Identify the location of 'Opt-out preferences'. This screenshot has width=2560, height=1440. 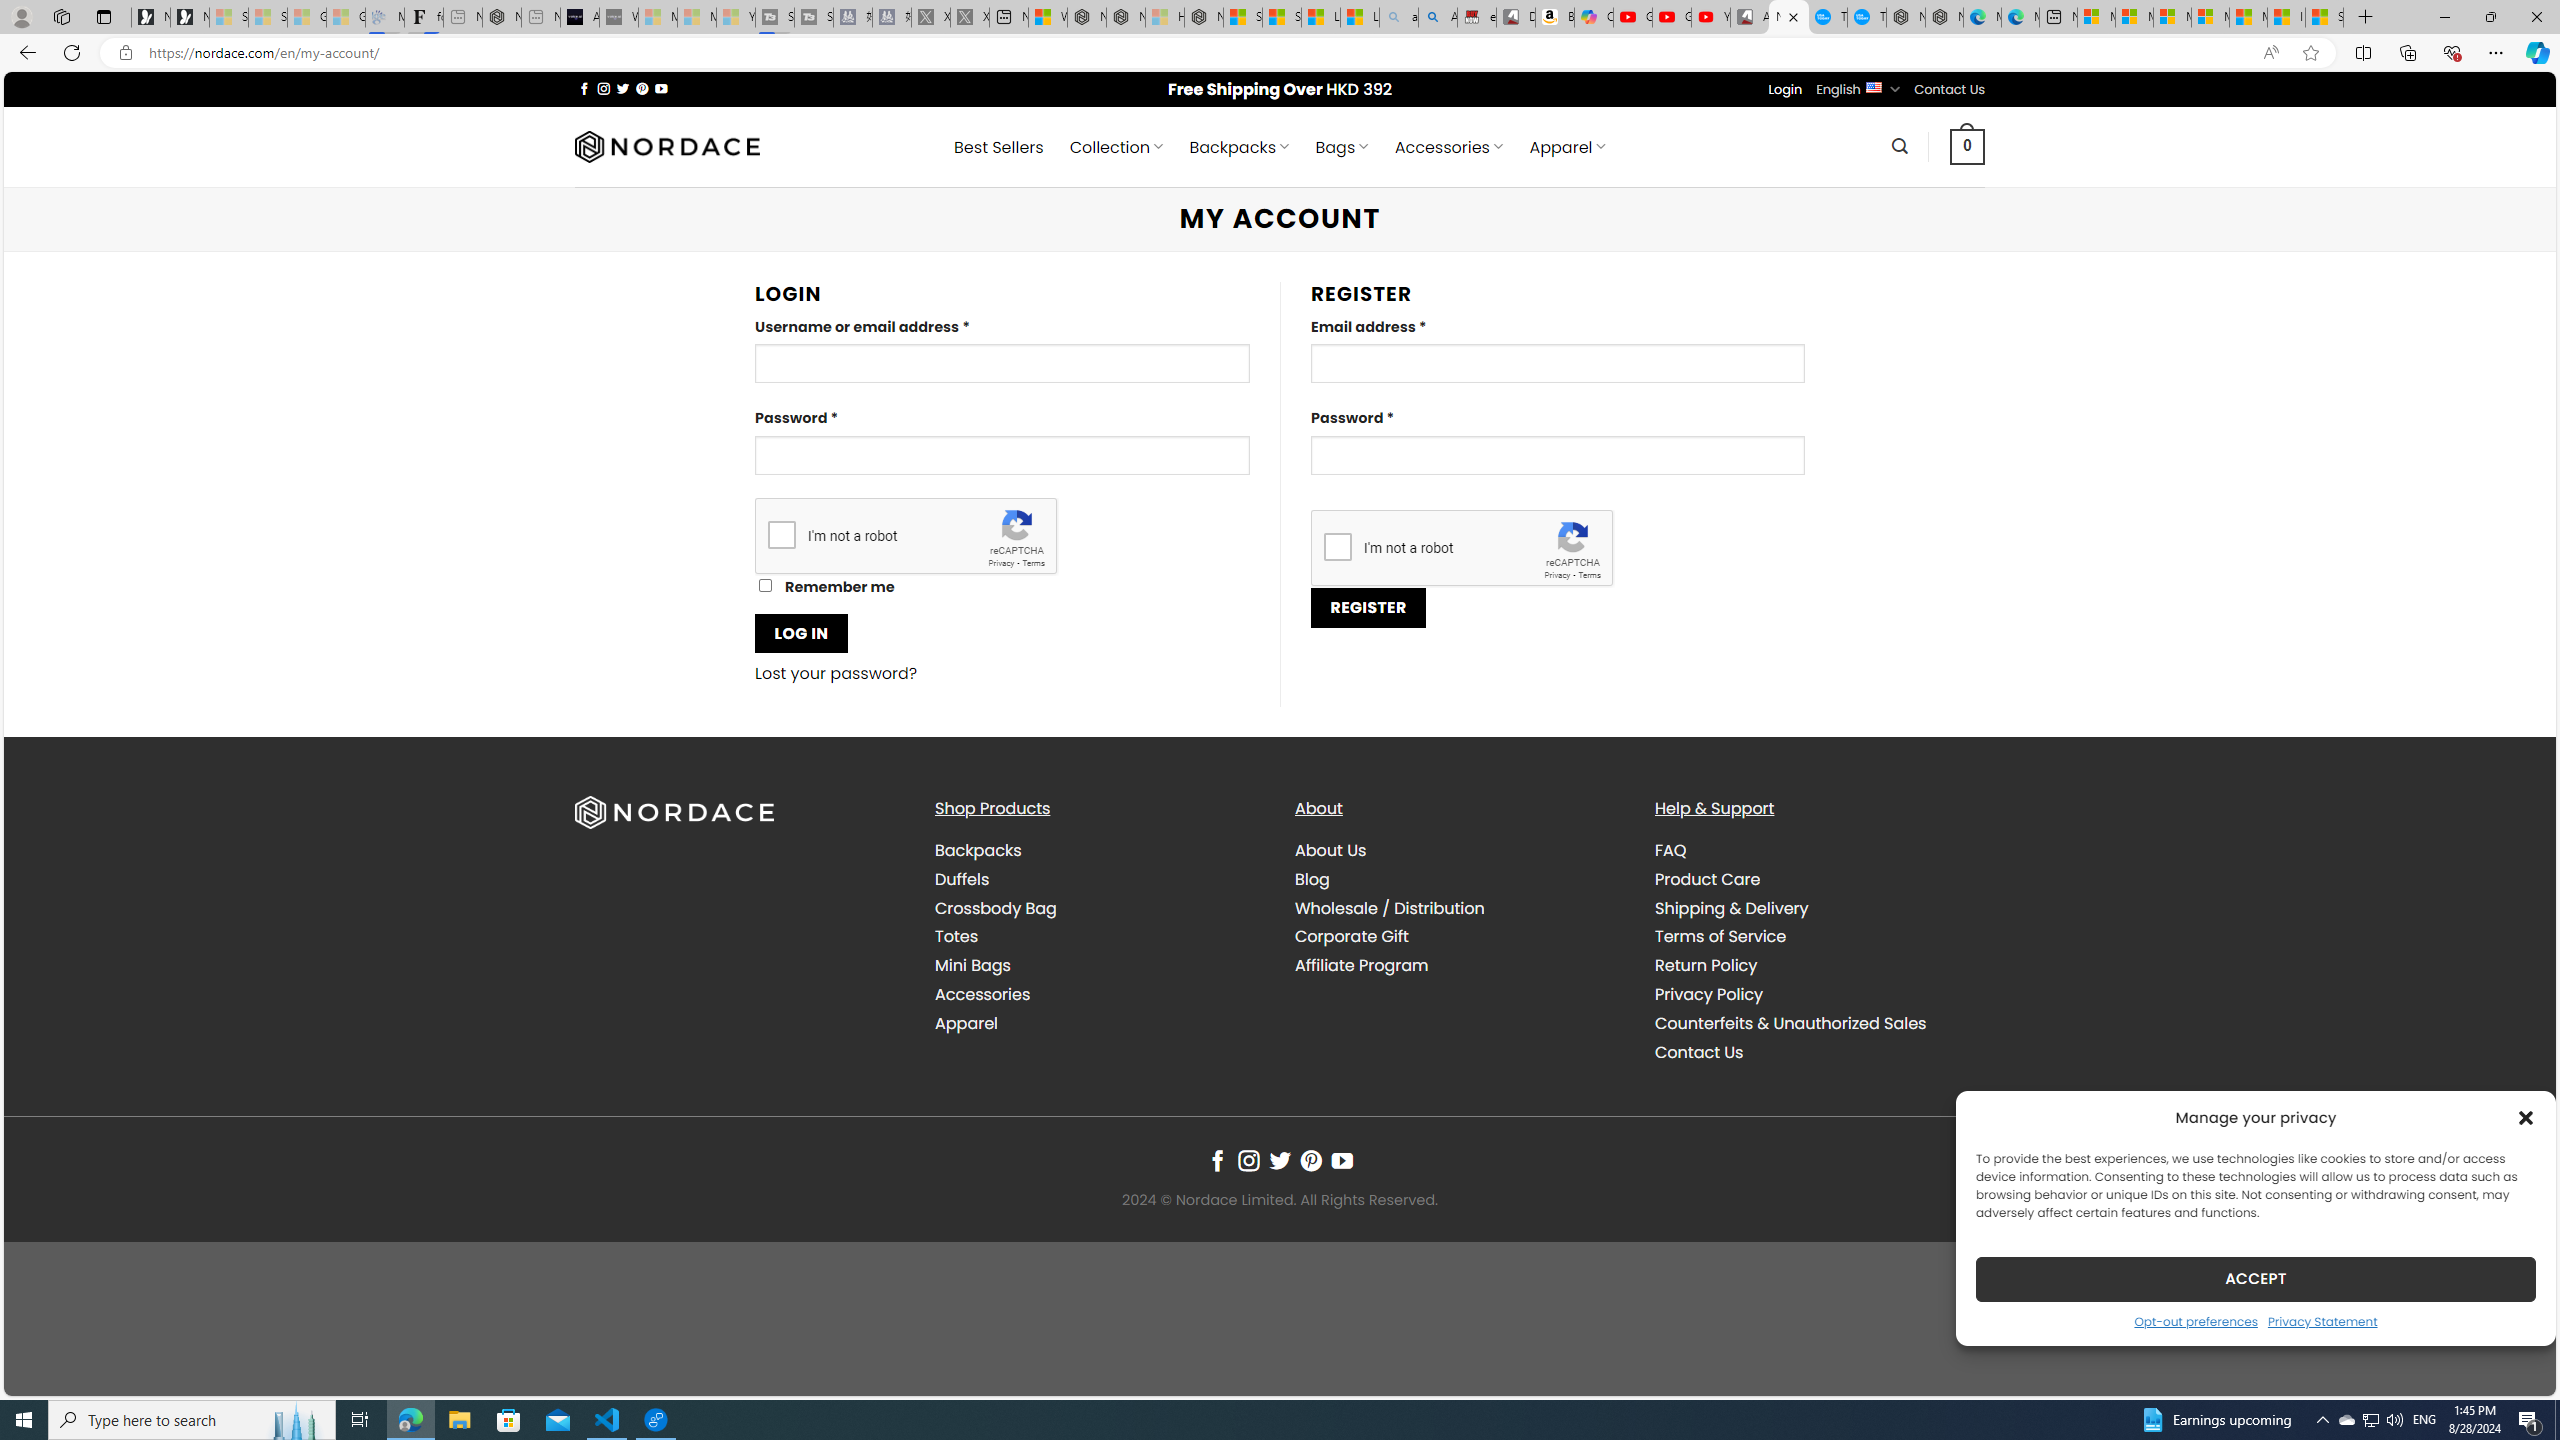
(2196, 1320).